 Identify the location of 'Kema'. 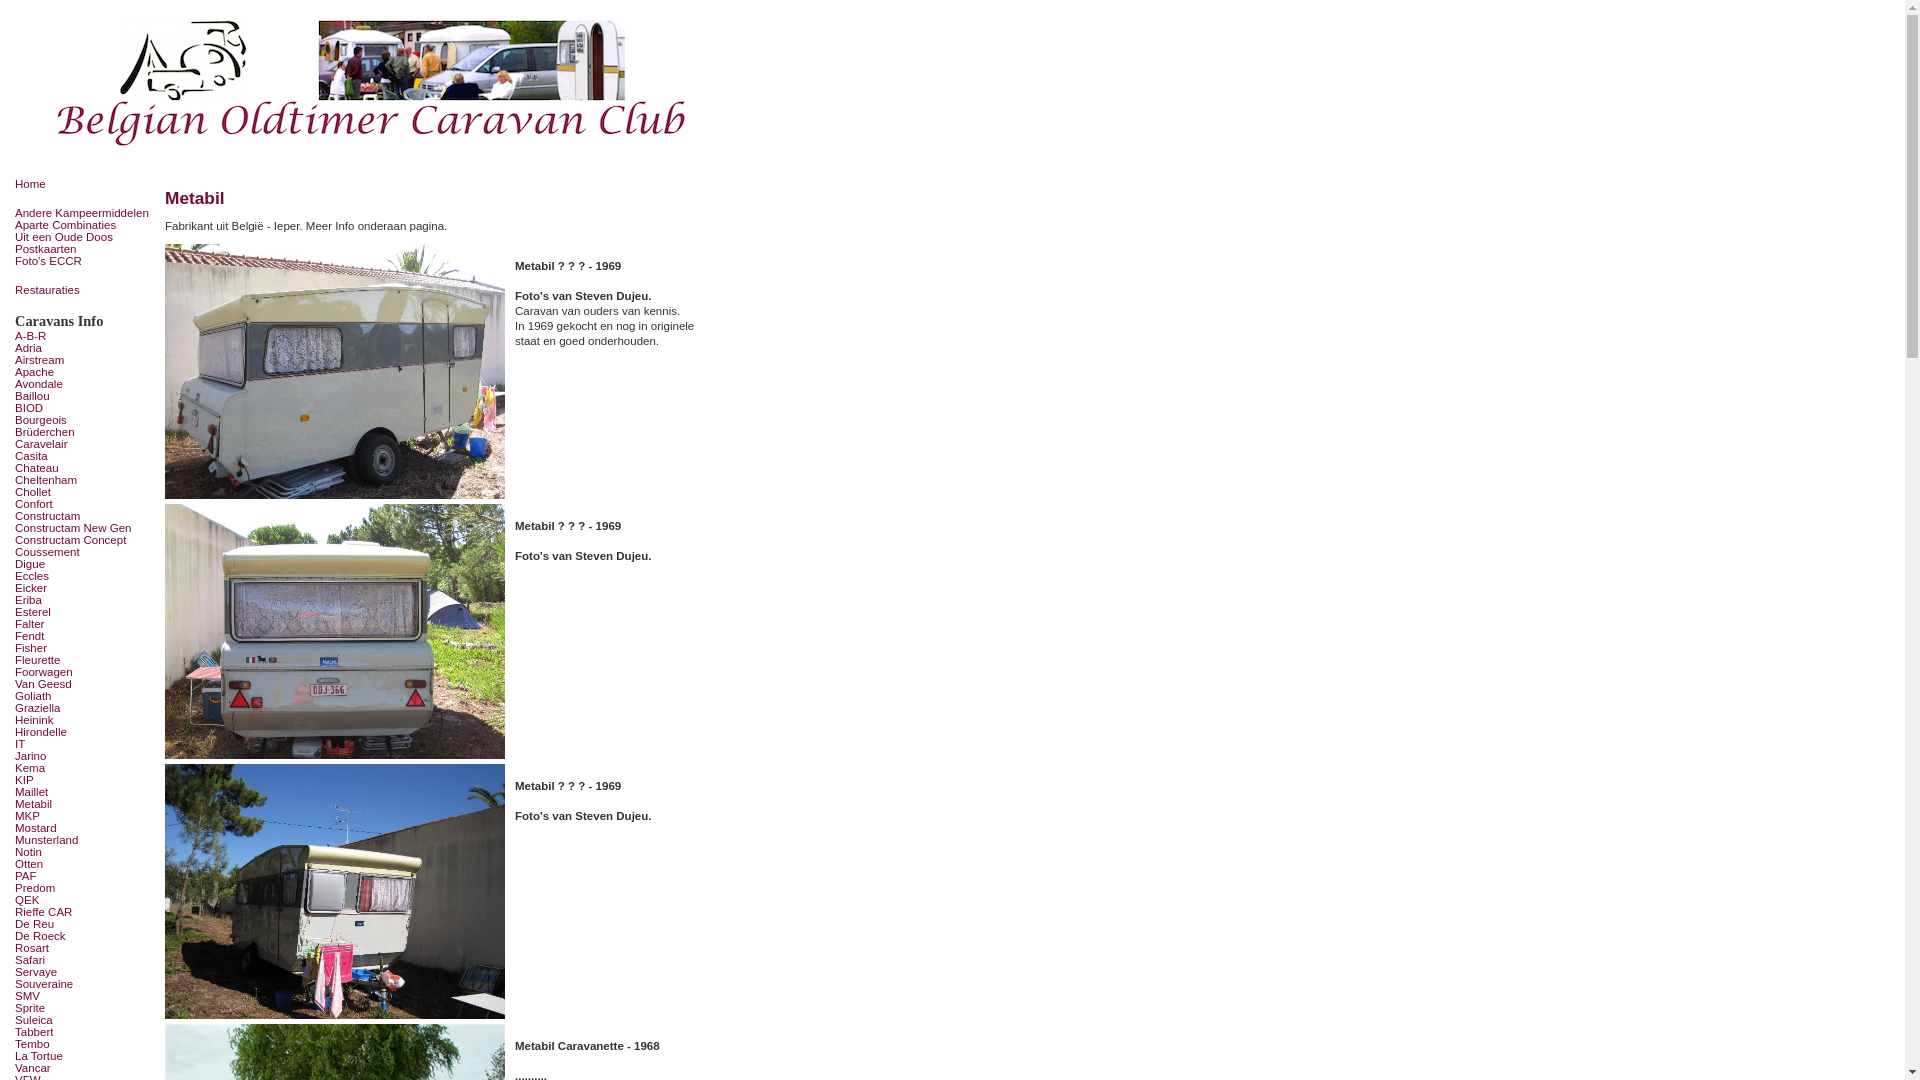
(84, 766).